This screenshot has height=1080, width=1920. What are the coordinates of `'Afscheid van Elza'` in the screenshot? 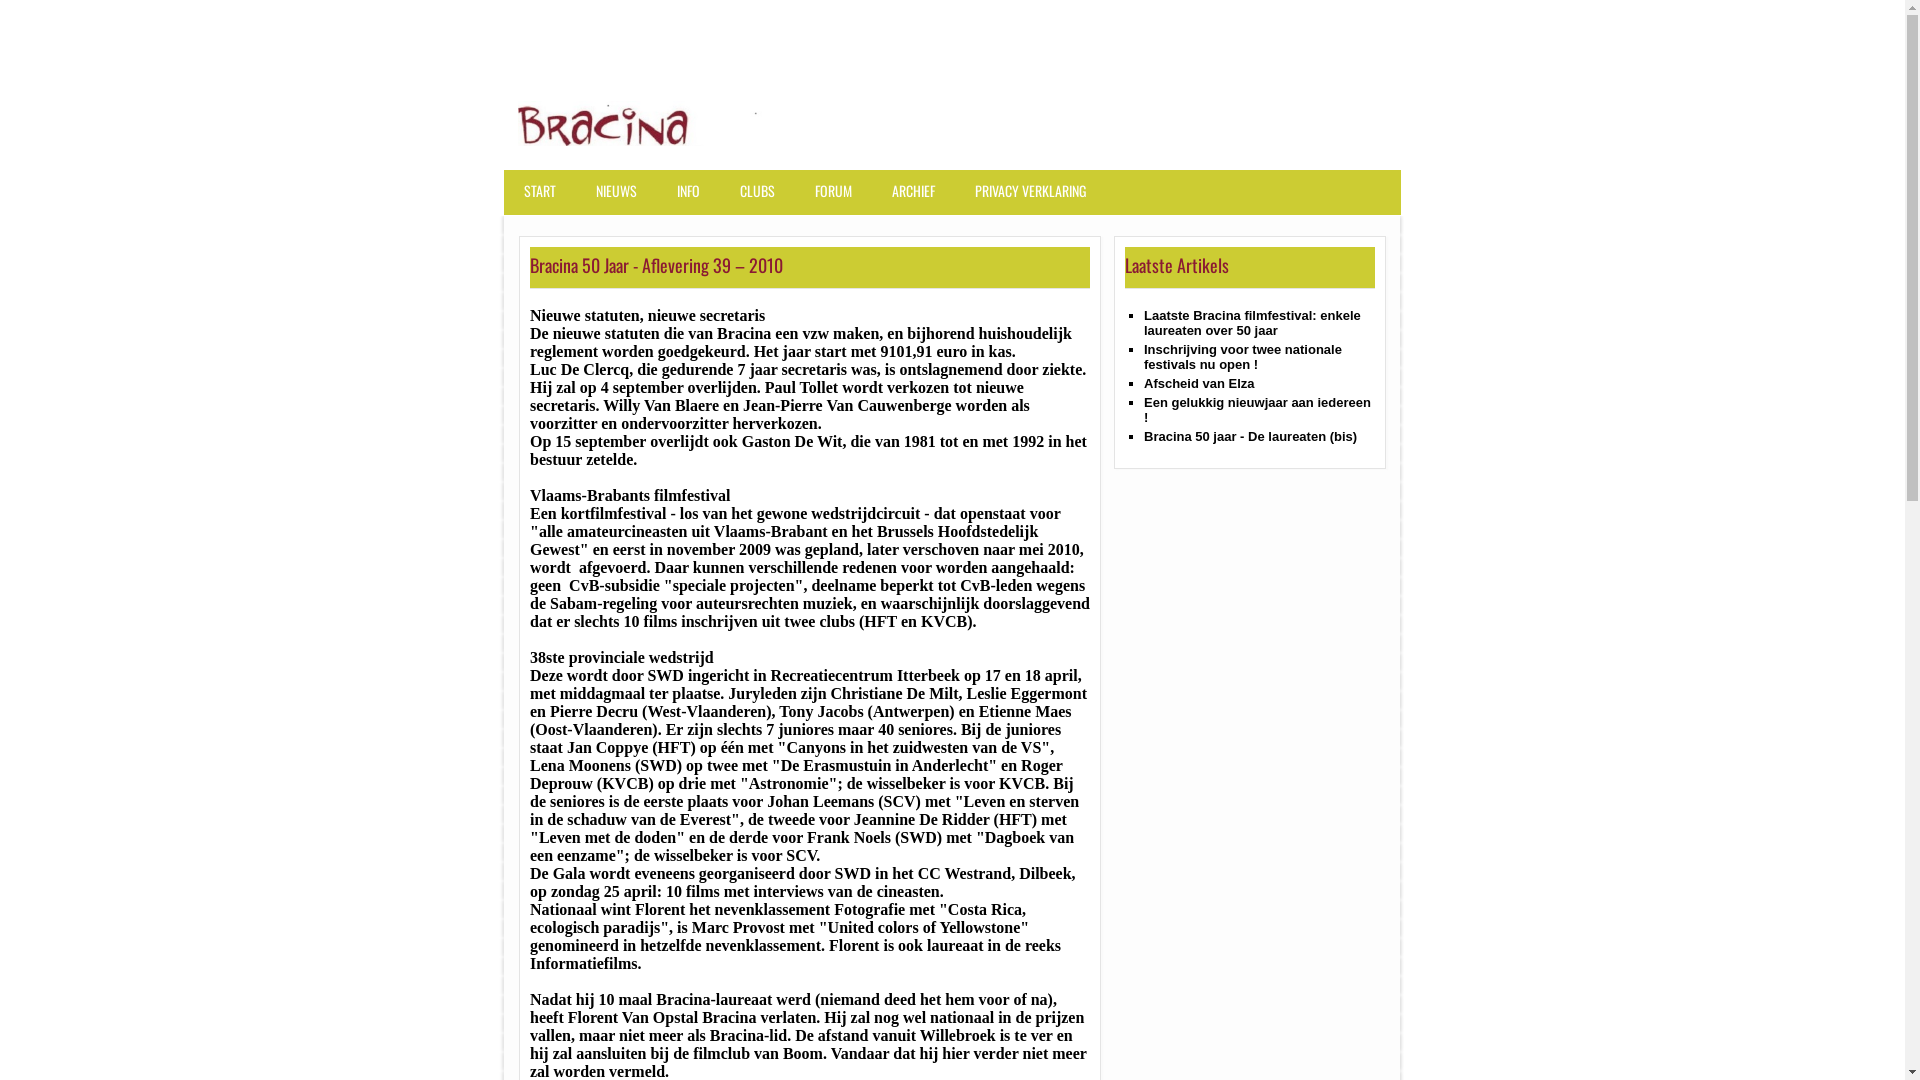 It's located at (1199, 383).